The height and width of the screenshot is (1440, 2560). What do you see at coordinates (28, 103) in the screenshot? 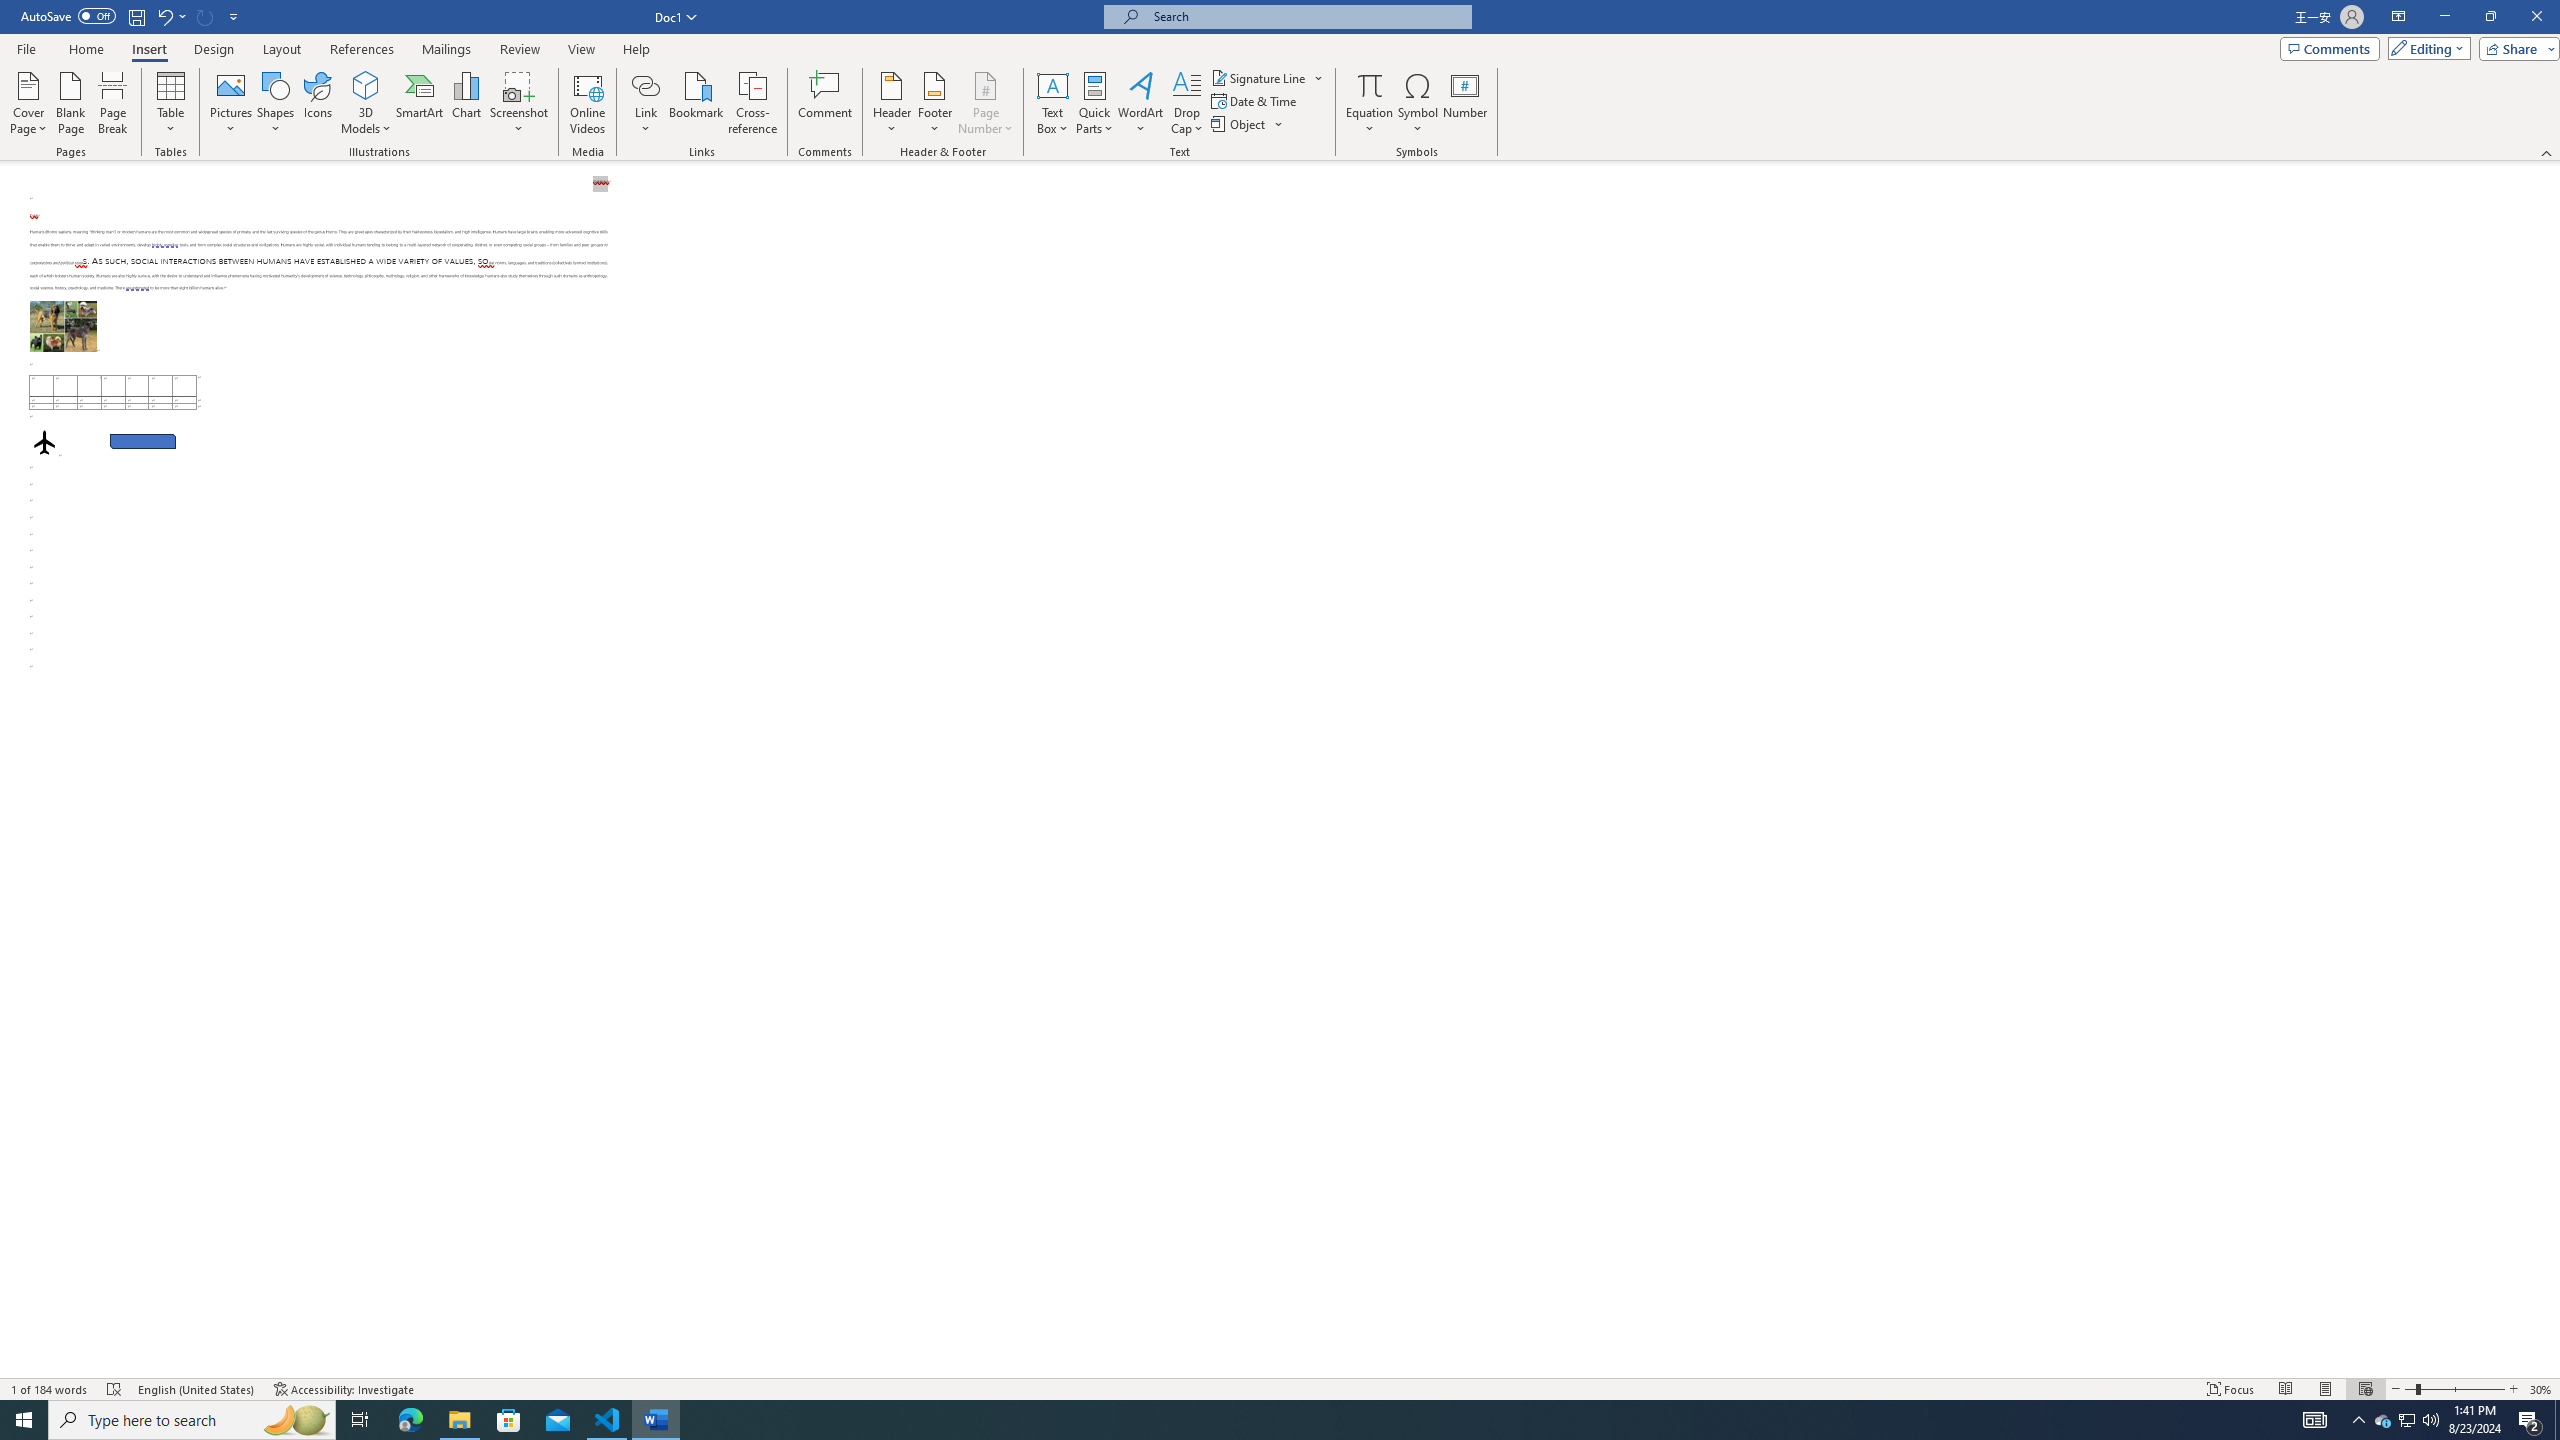
I see `'Cover Page'` at bounding box center [28, 103].